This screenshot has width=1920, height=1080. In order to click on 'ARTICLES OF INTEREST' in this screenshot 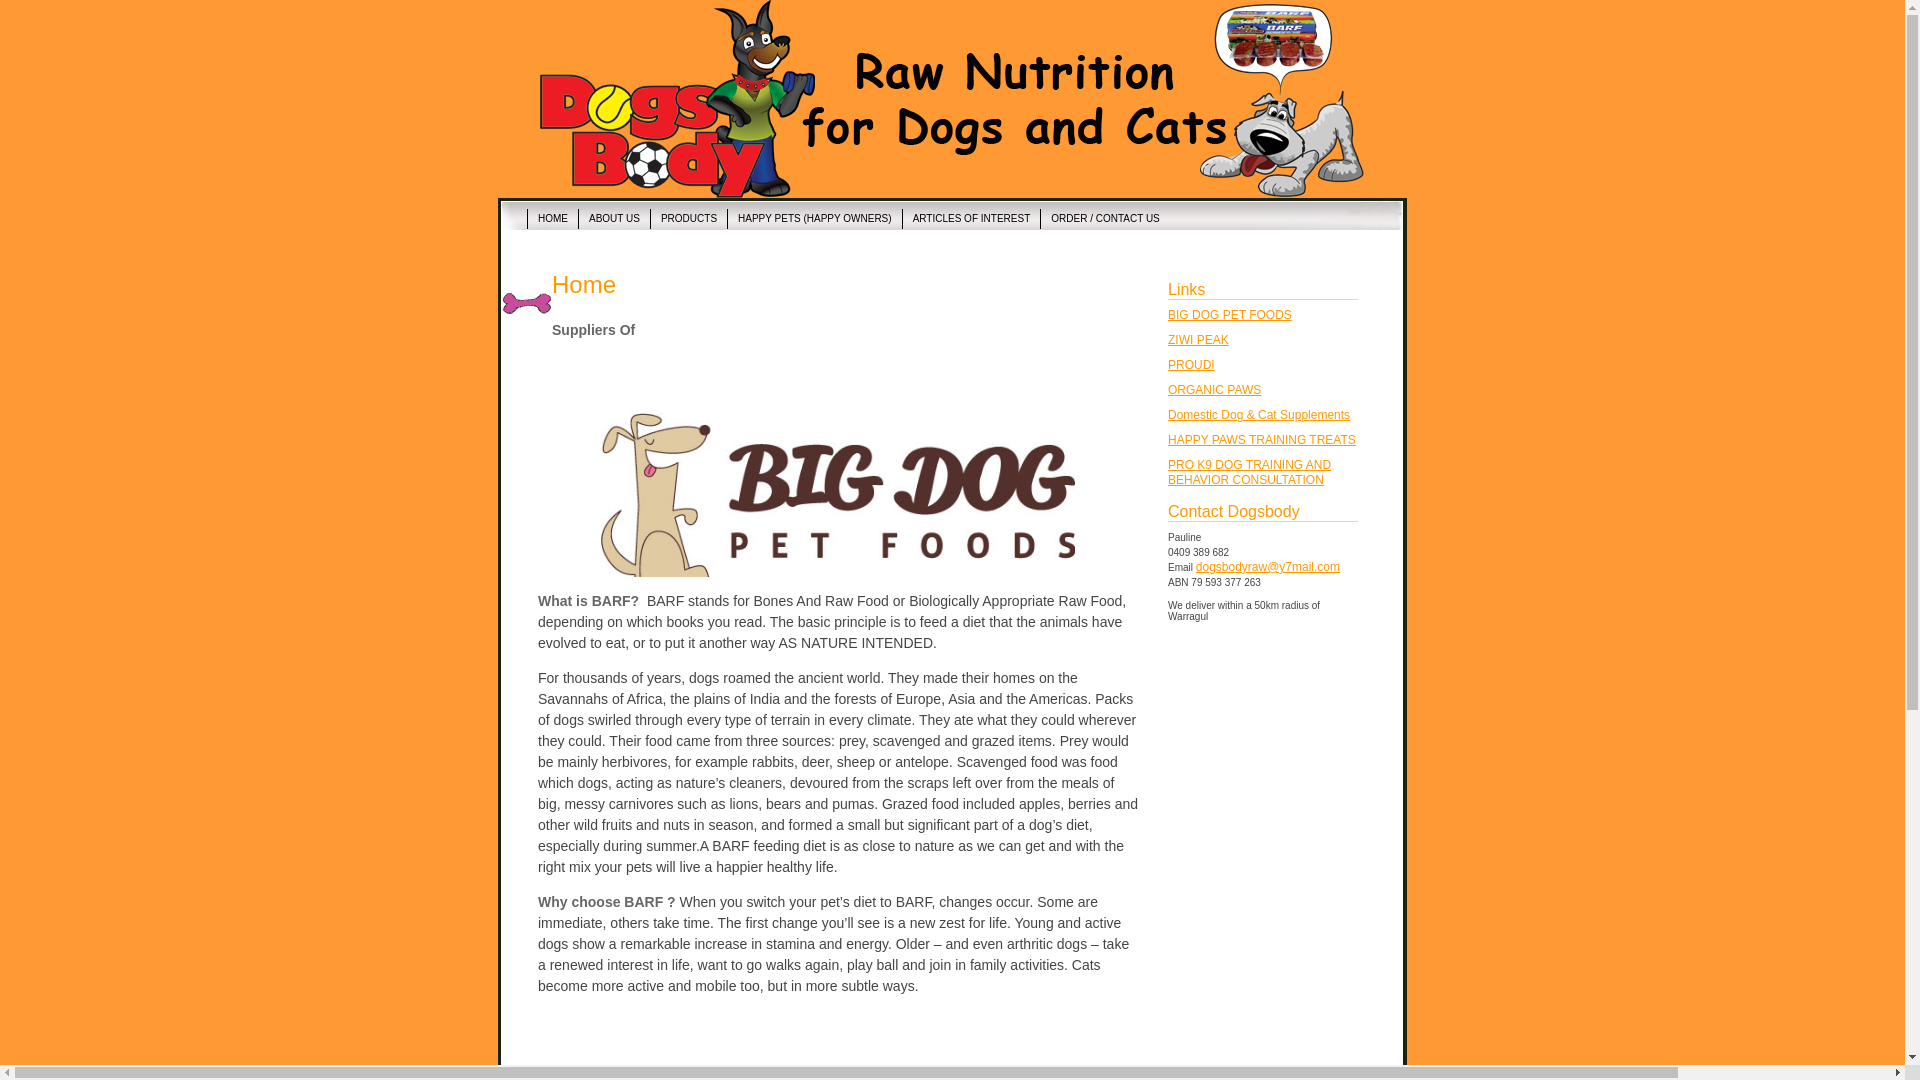, I will do `click(971, 219)`.